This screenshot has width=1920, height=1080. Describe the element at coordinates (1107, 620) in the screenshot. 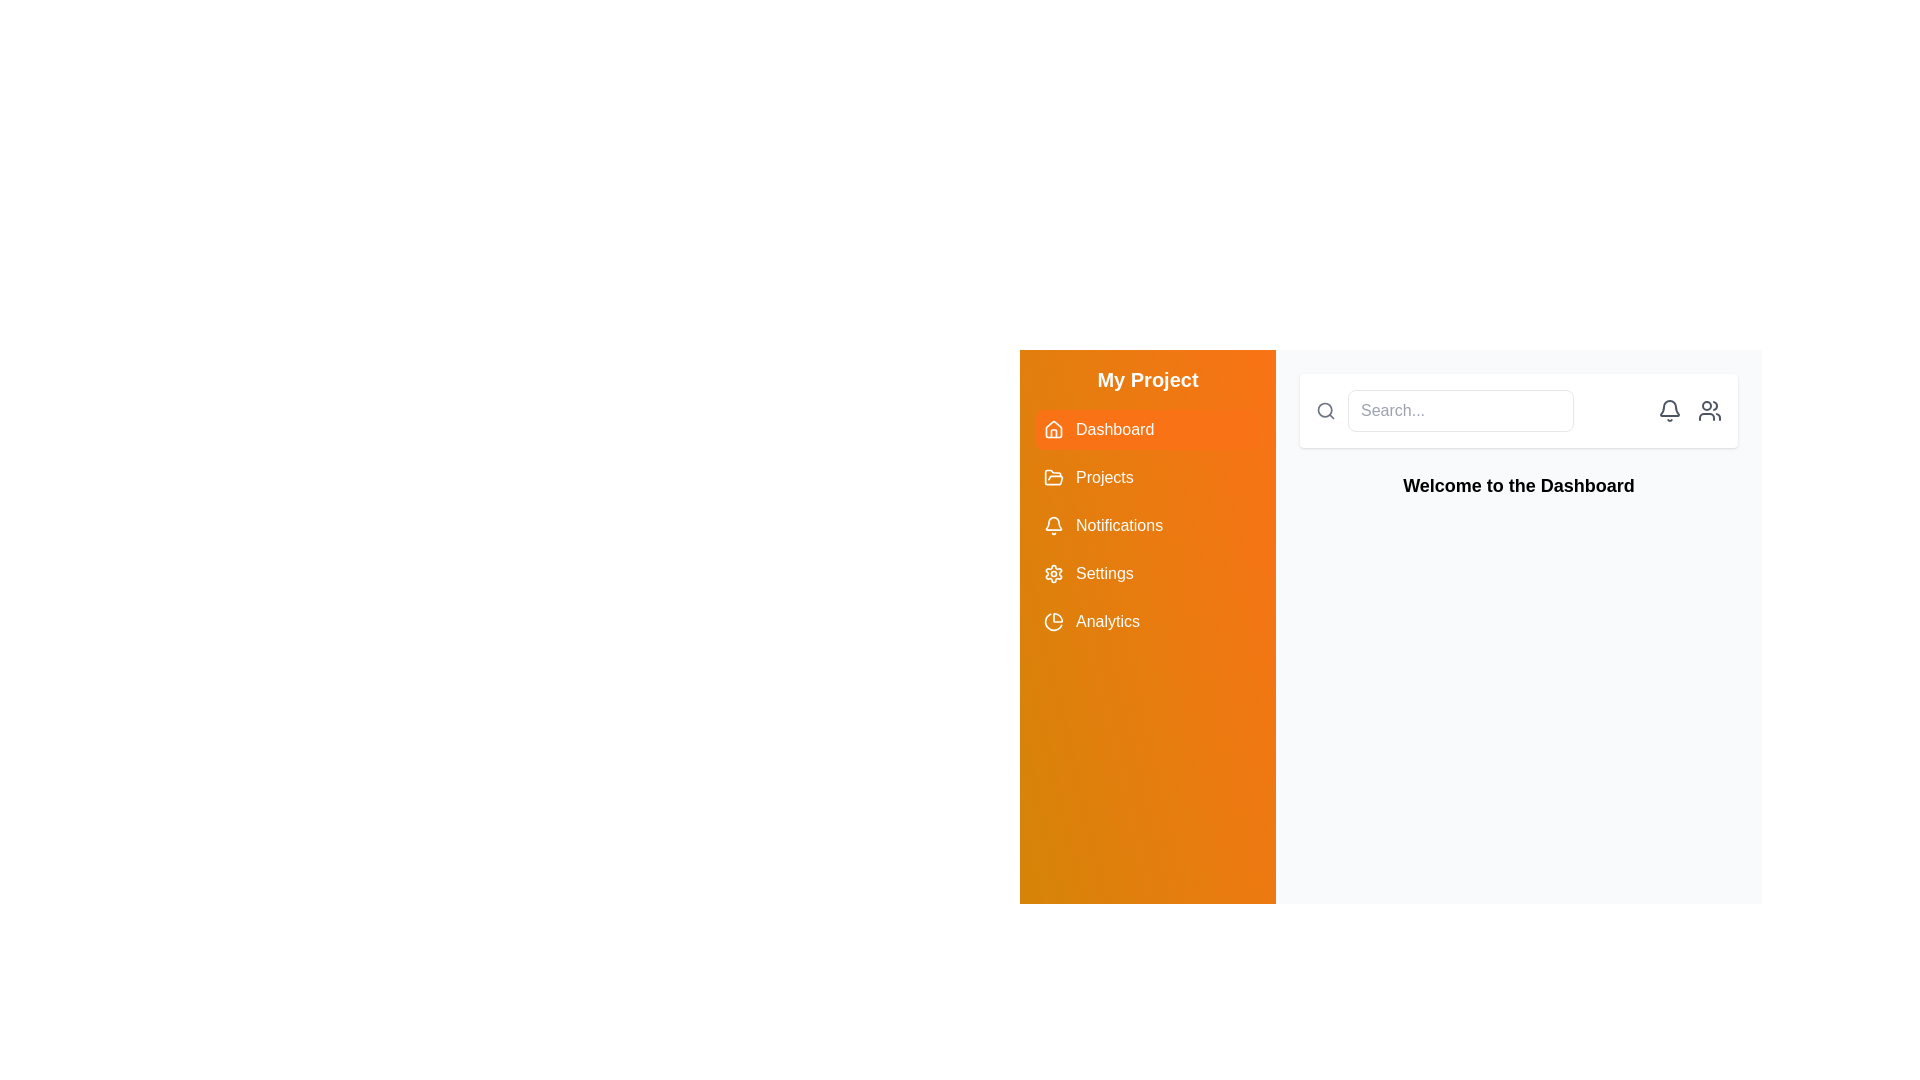

I see `the 'Analytics' text element located at the bottom of the vertical navigation menu` at that location.